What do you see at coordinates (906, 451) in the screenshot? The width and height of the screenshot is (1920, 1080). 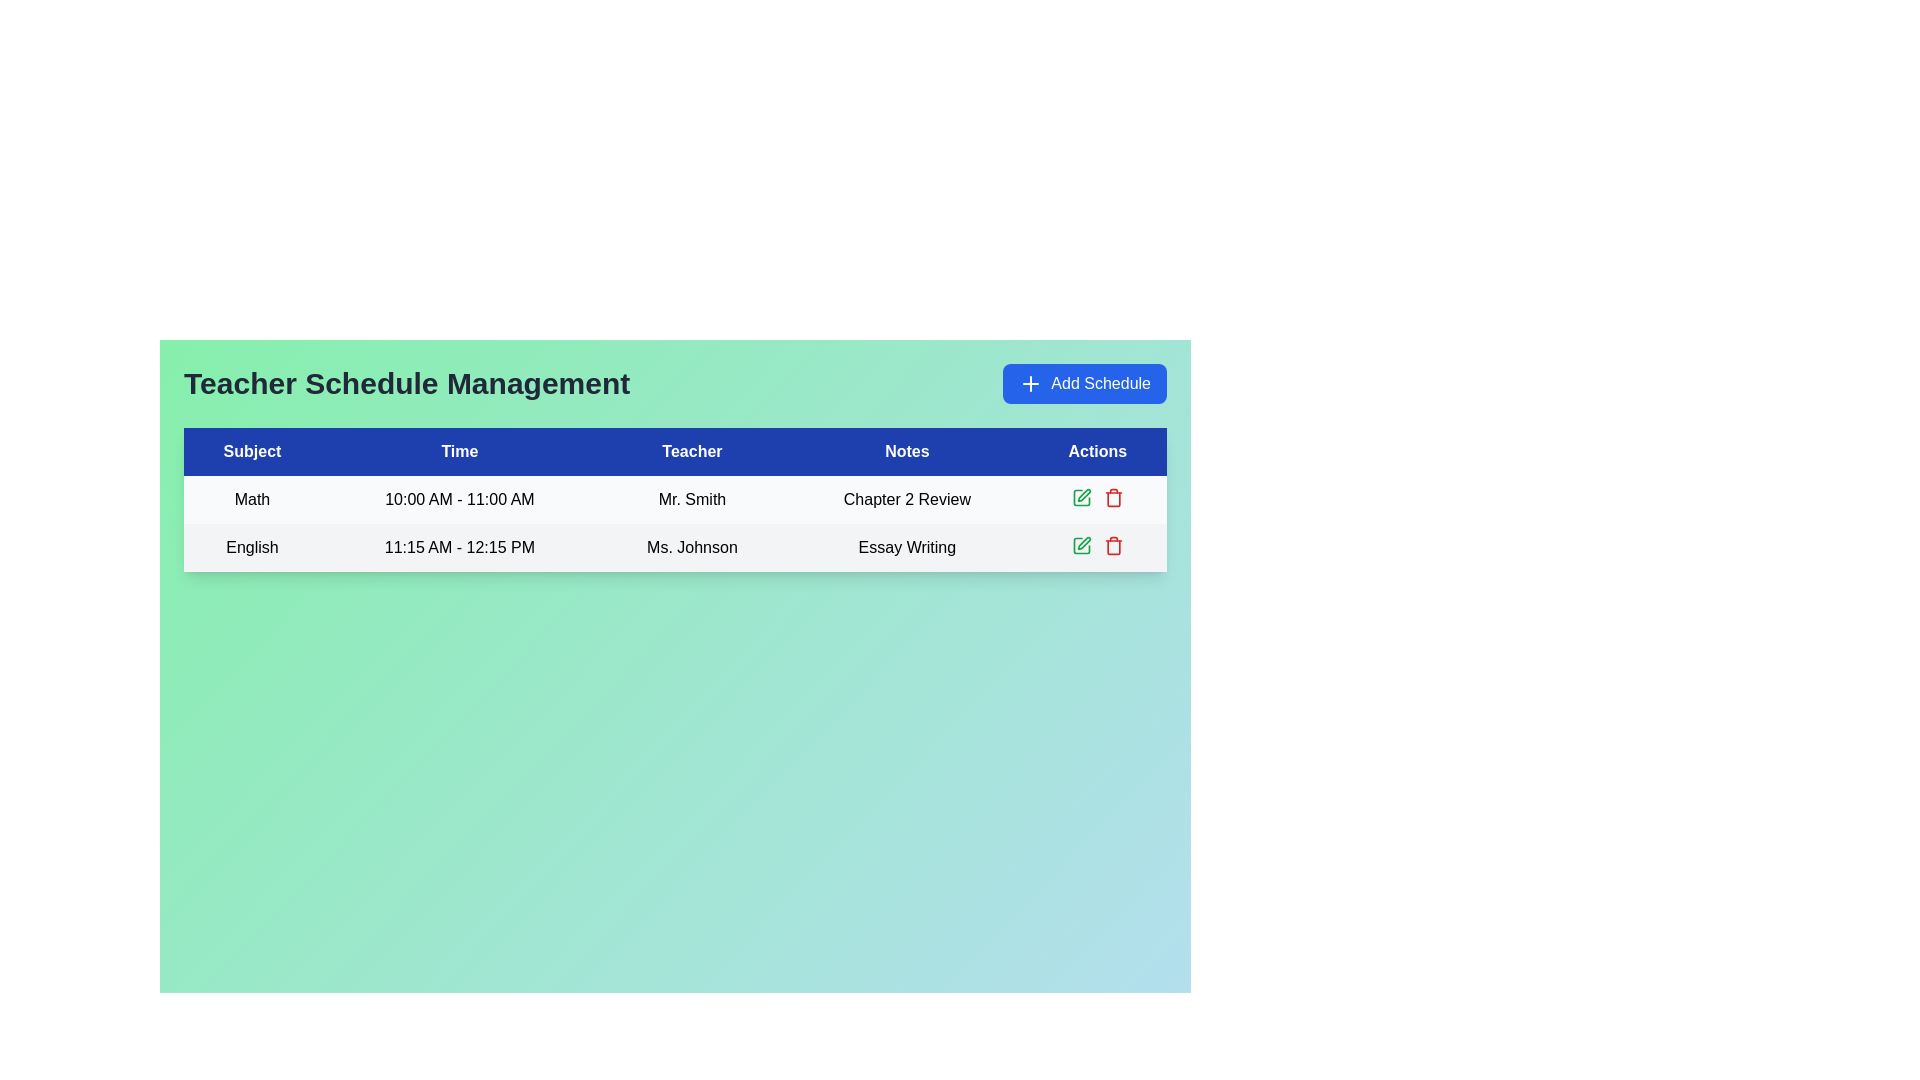 I see `the 'Notes' header label in the table, which is the fourth item in the header row located between 'Teacher' and 'Actions'` at bounding box center [906, 451].